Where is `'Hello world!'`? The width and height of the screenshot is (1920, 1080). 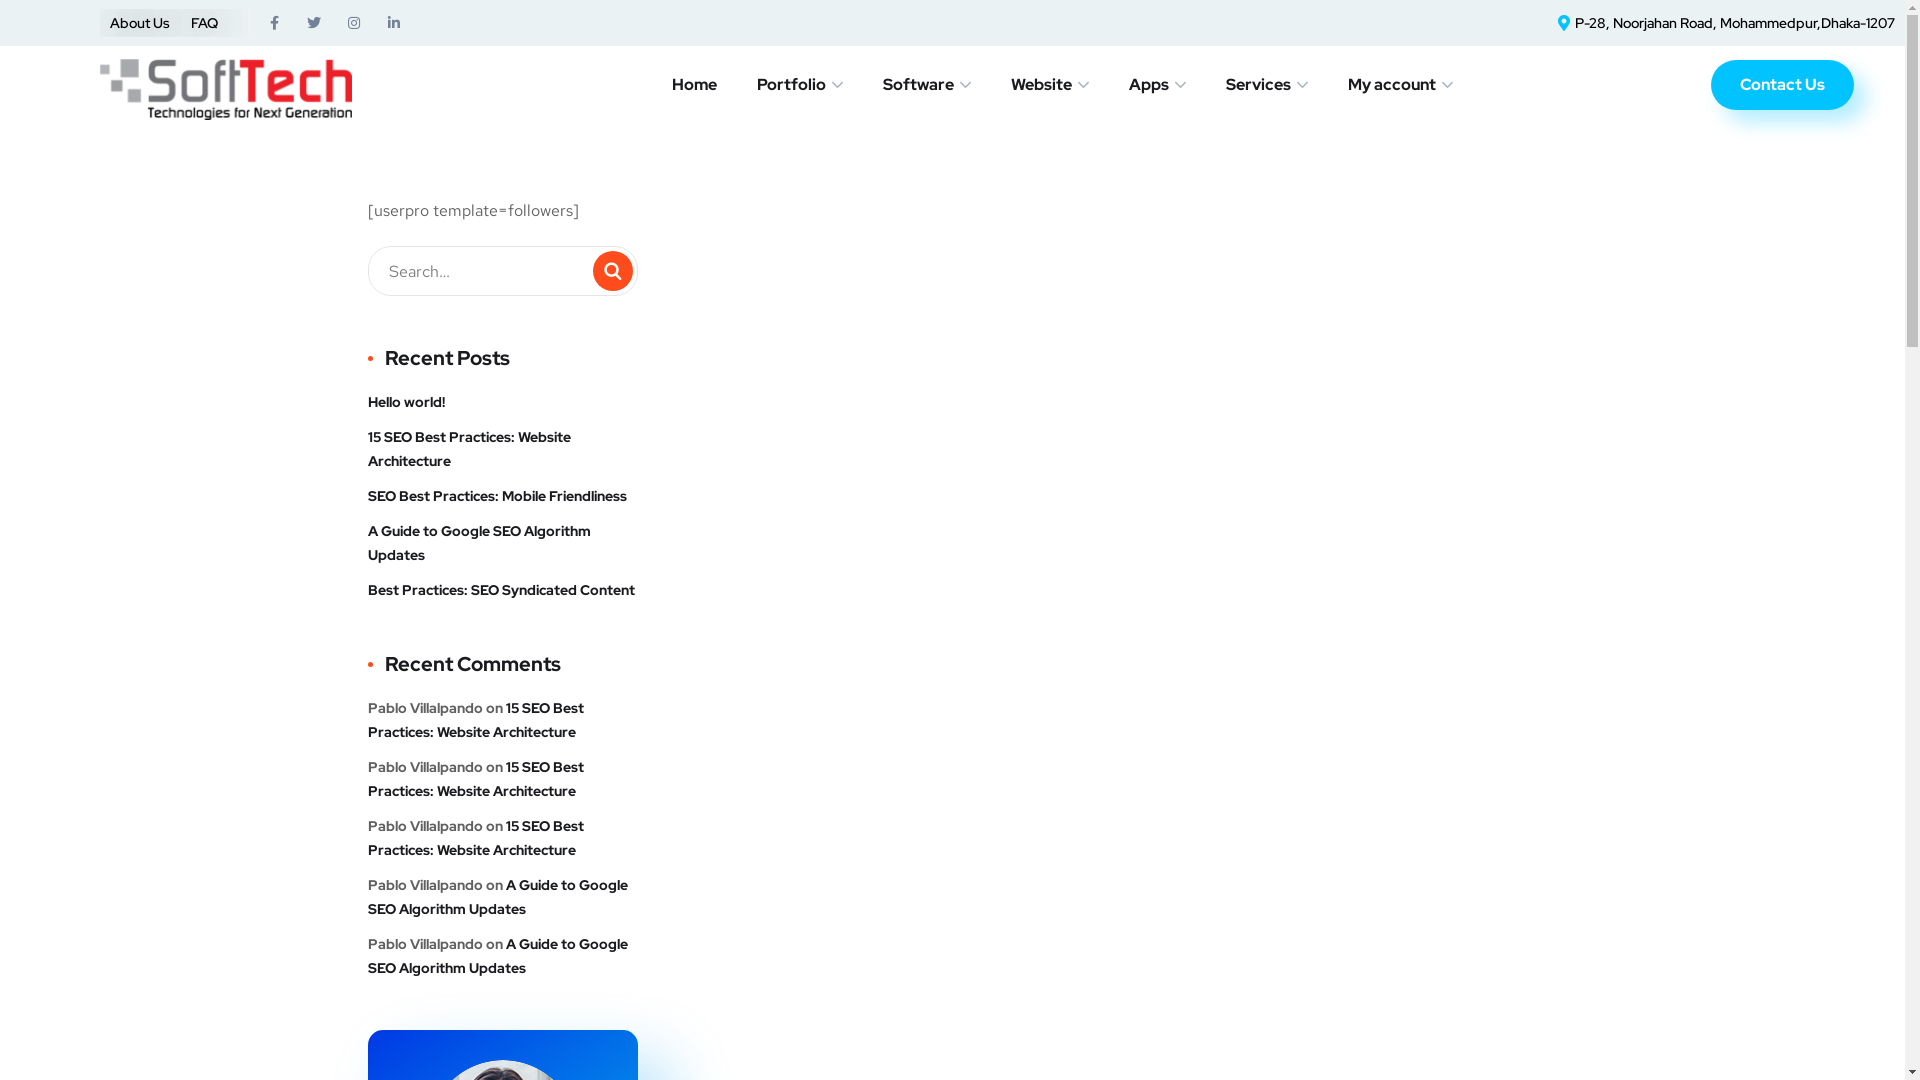 'Hello world!' is located at coordinates (405, 401).